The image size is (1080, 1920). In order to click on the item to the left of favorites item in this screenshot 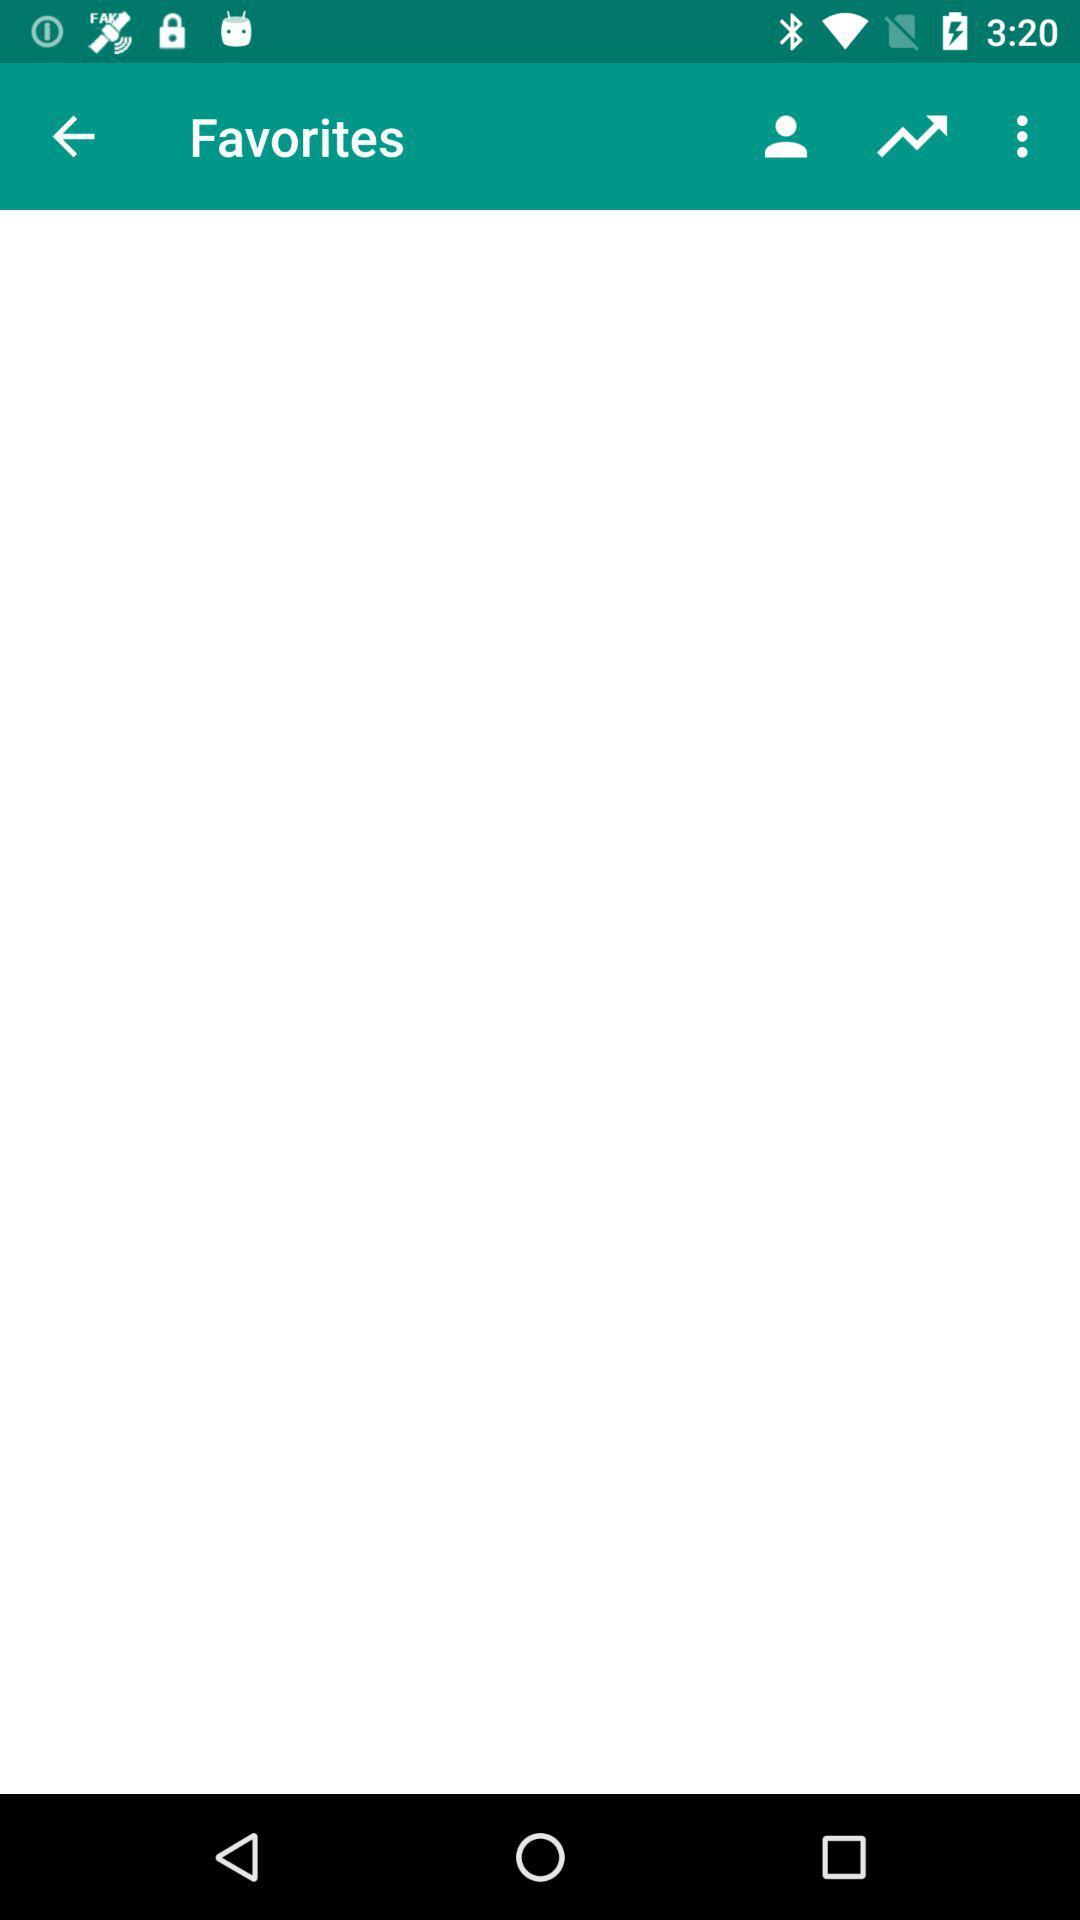, I will do `click(72, 135)`.